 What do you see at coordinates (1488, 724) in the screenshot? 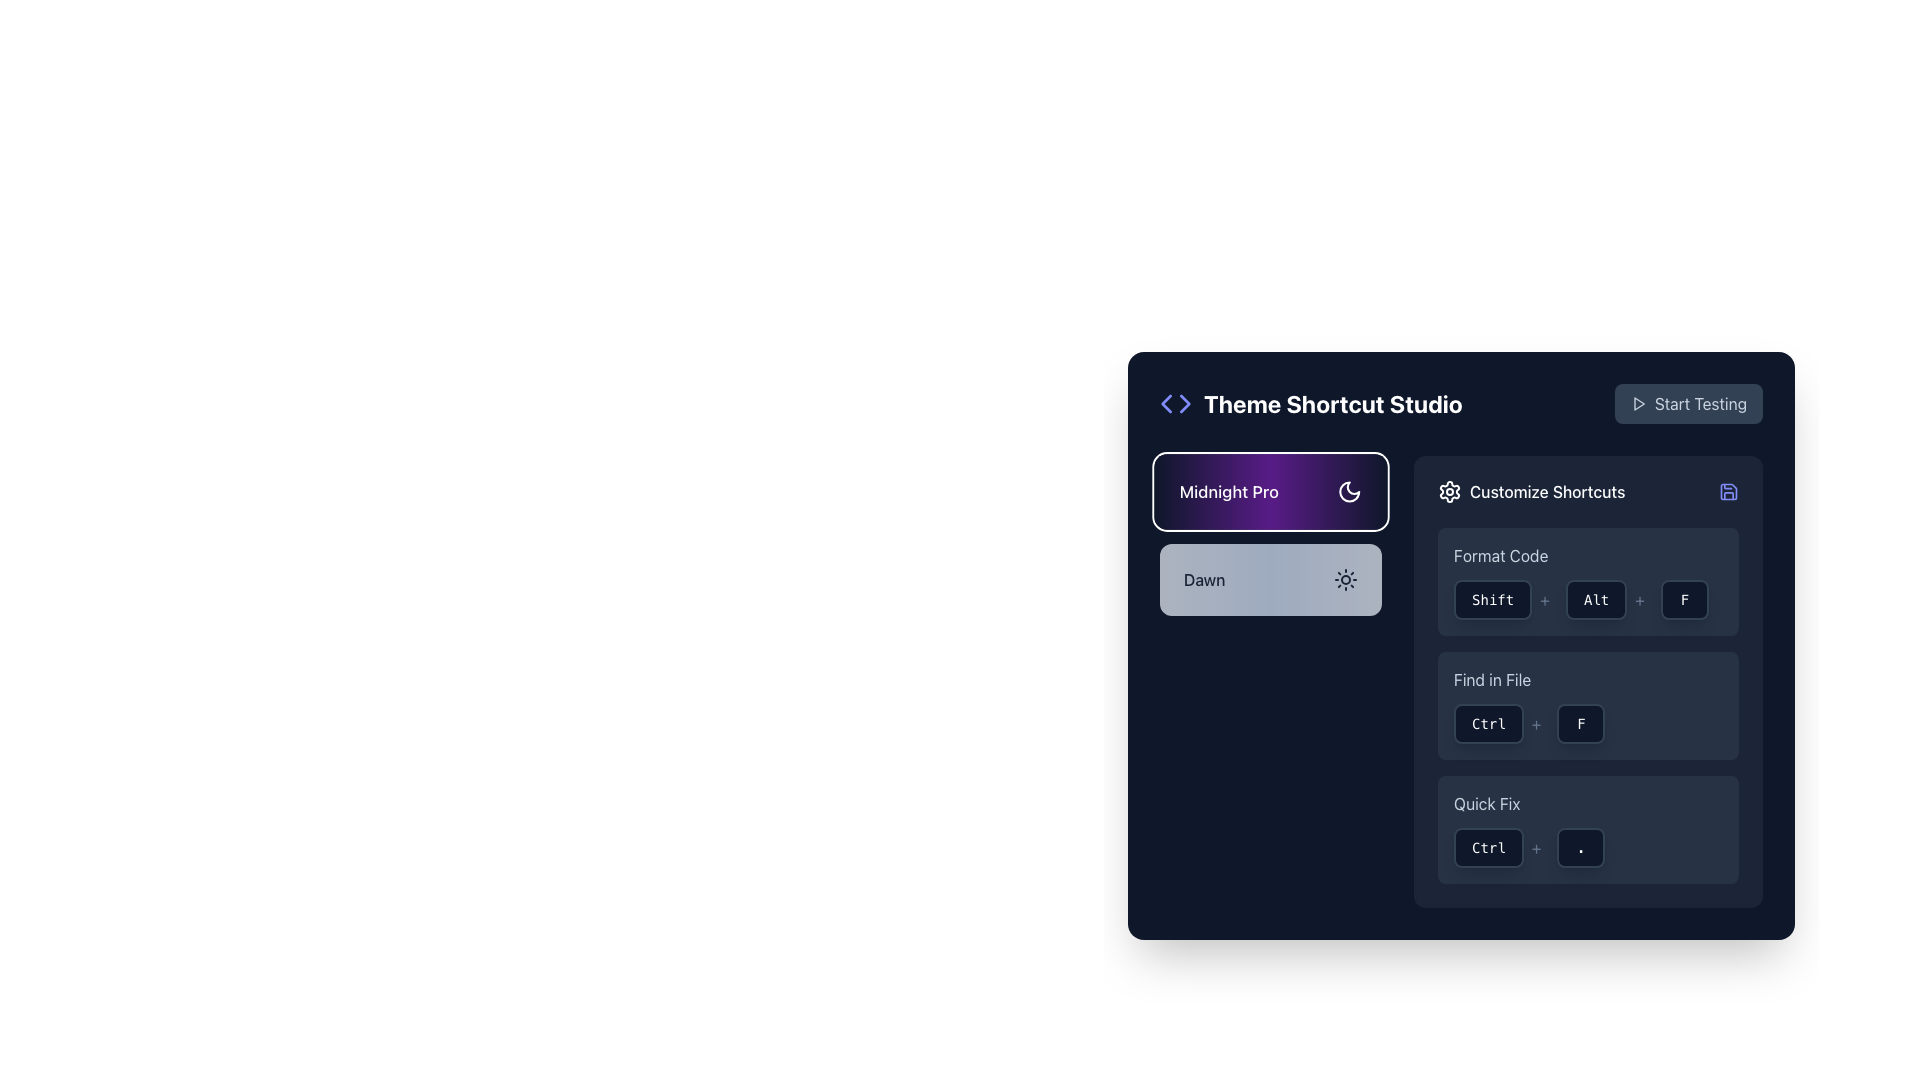
I see `the 'Ctrl' key button in the 'Customize Shortcuts' section` at bounding box center [1488, 724].